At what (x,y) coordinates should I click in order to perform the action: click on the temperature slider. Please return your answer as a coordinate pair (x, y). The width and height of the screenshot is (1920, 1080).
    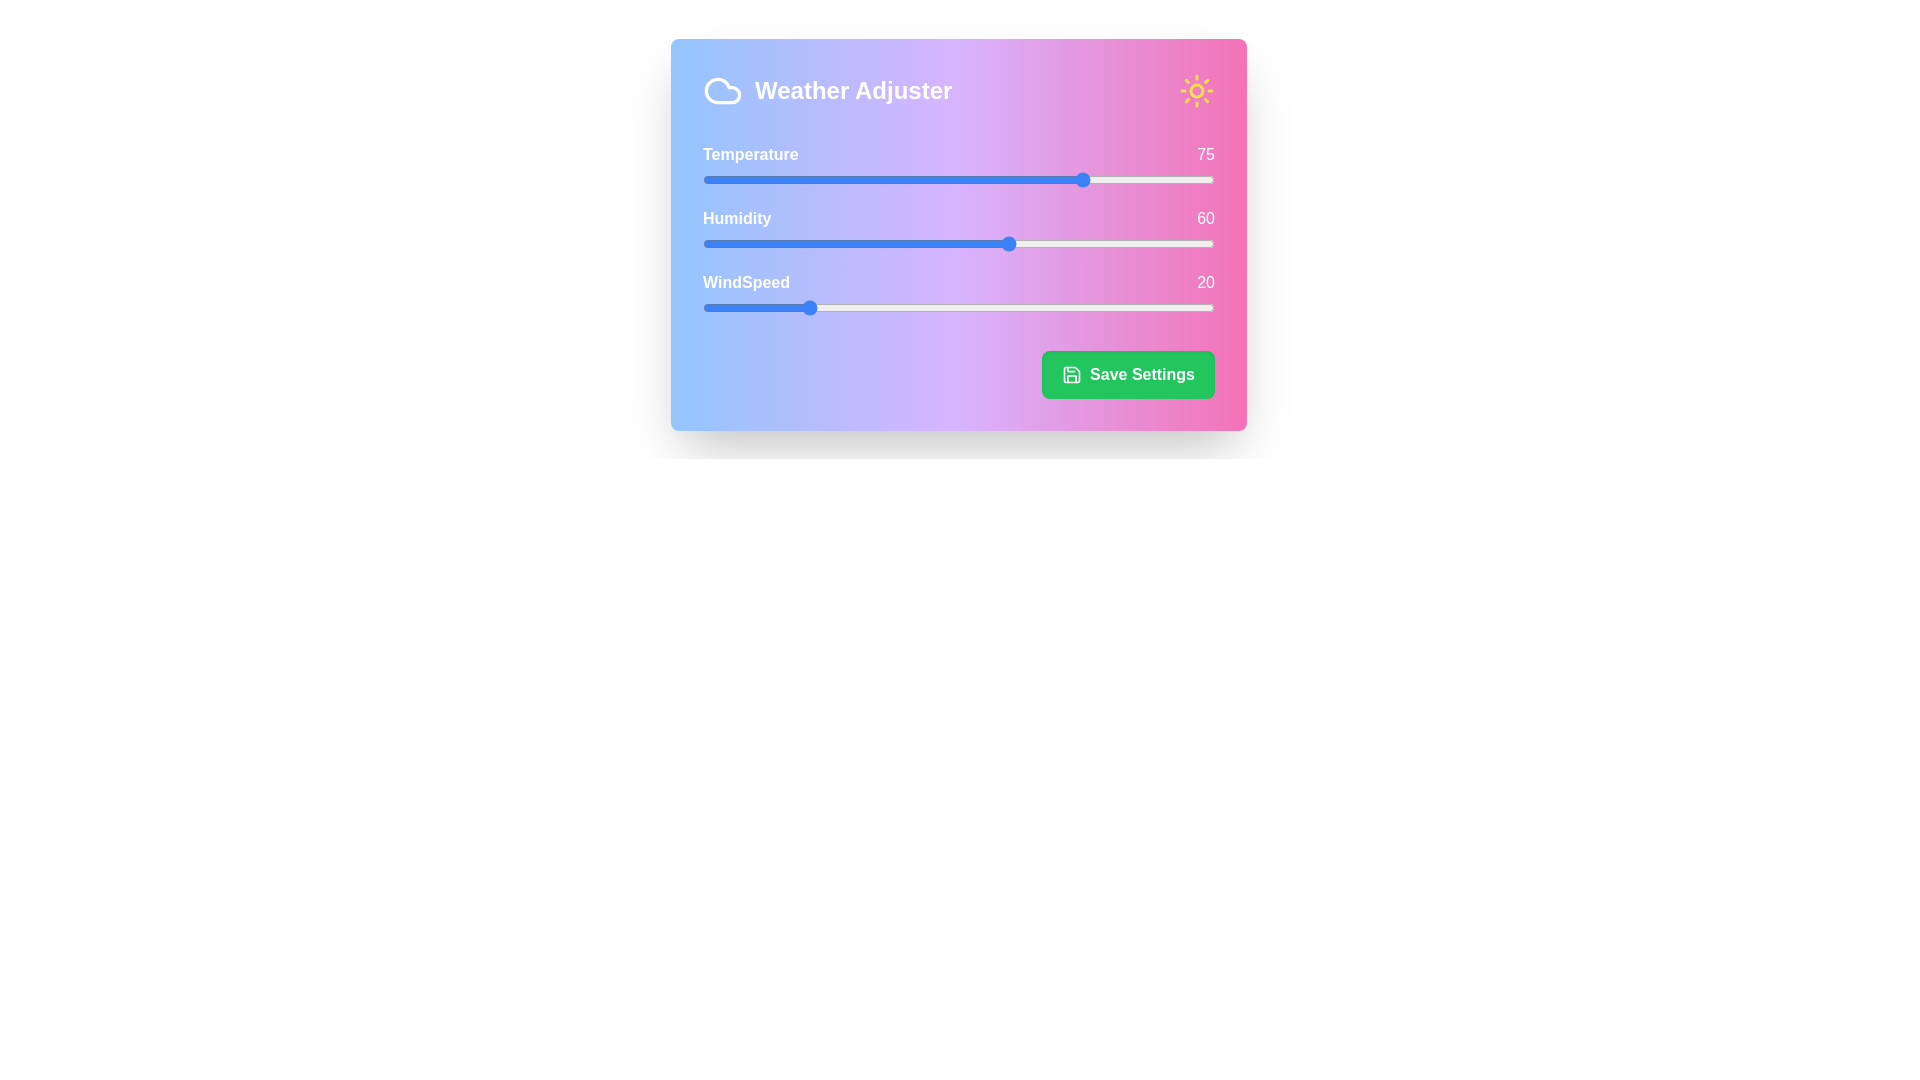
    Looking at the image, I should click on (708, 180).